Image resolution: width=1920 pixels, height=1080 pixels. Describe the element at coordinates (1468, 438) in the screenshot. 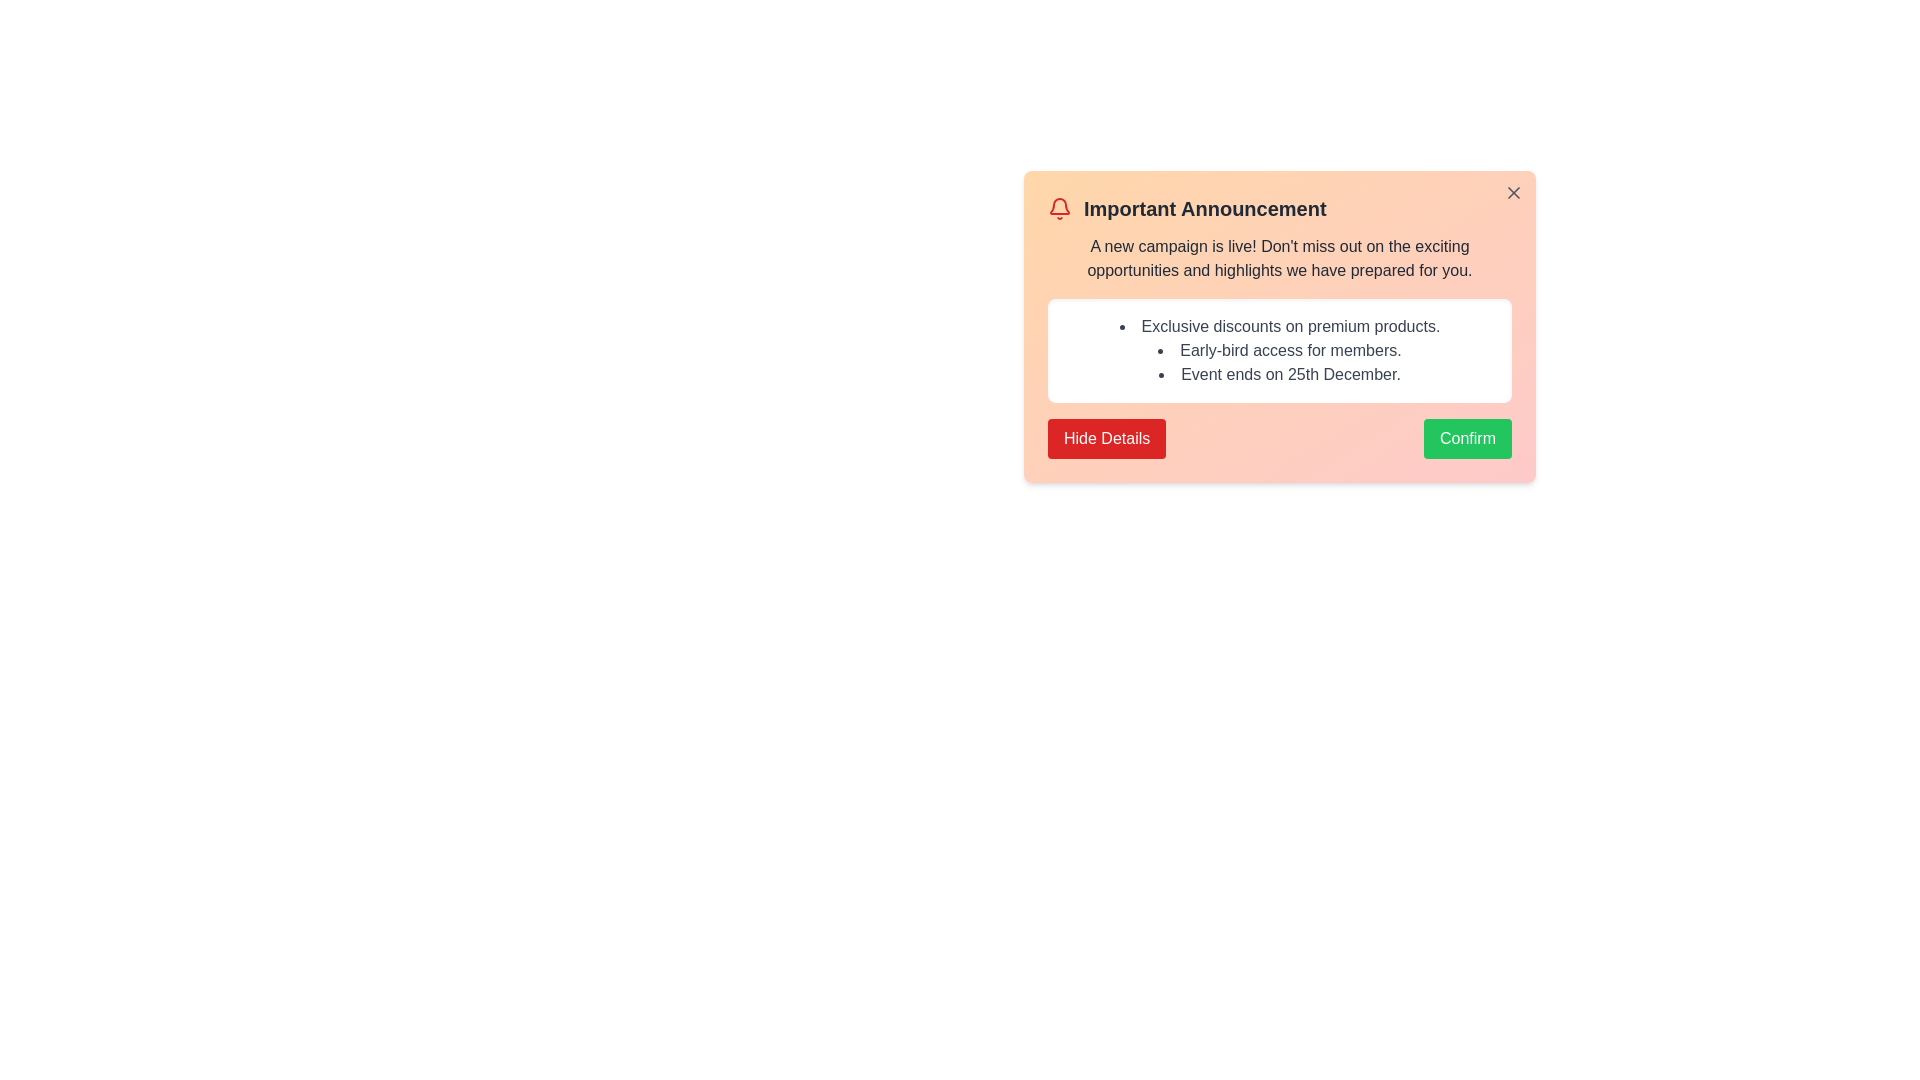

I see `the 'Confirm' button to acknowledge the campaign` at that location.